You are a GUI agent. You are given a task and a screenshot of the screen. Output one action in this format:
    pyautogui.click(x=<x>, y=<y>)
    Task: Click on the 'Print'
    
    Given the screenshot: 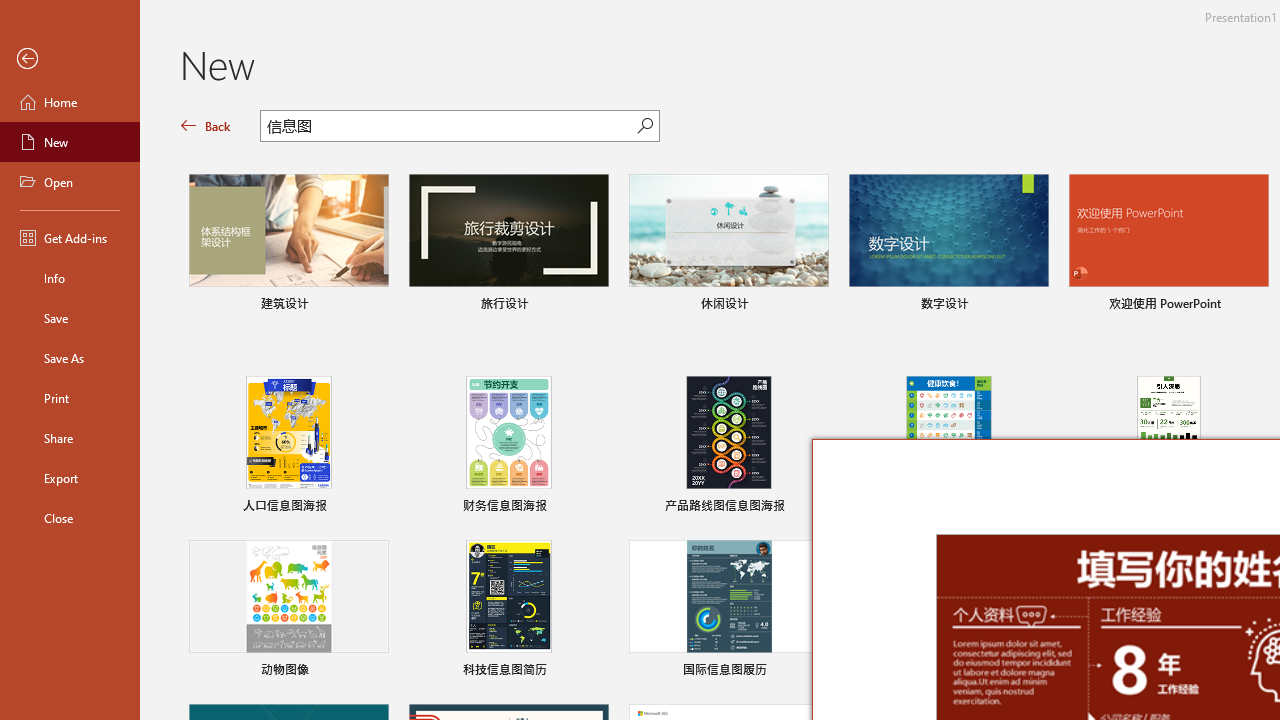 What is the action you would take?
    pyautogui.click(x=69, y=398)
    